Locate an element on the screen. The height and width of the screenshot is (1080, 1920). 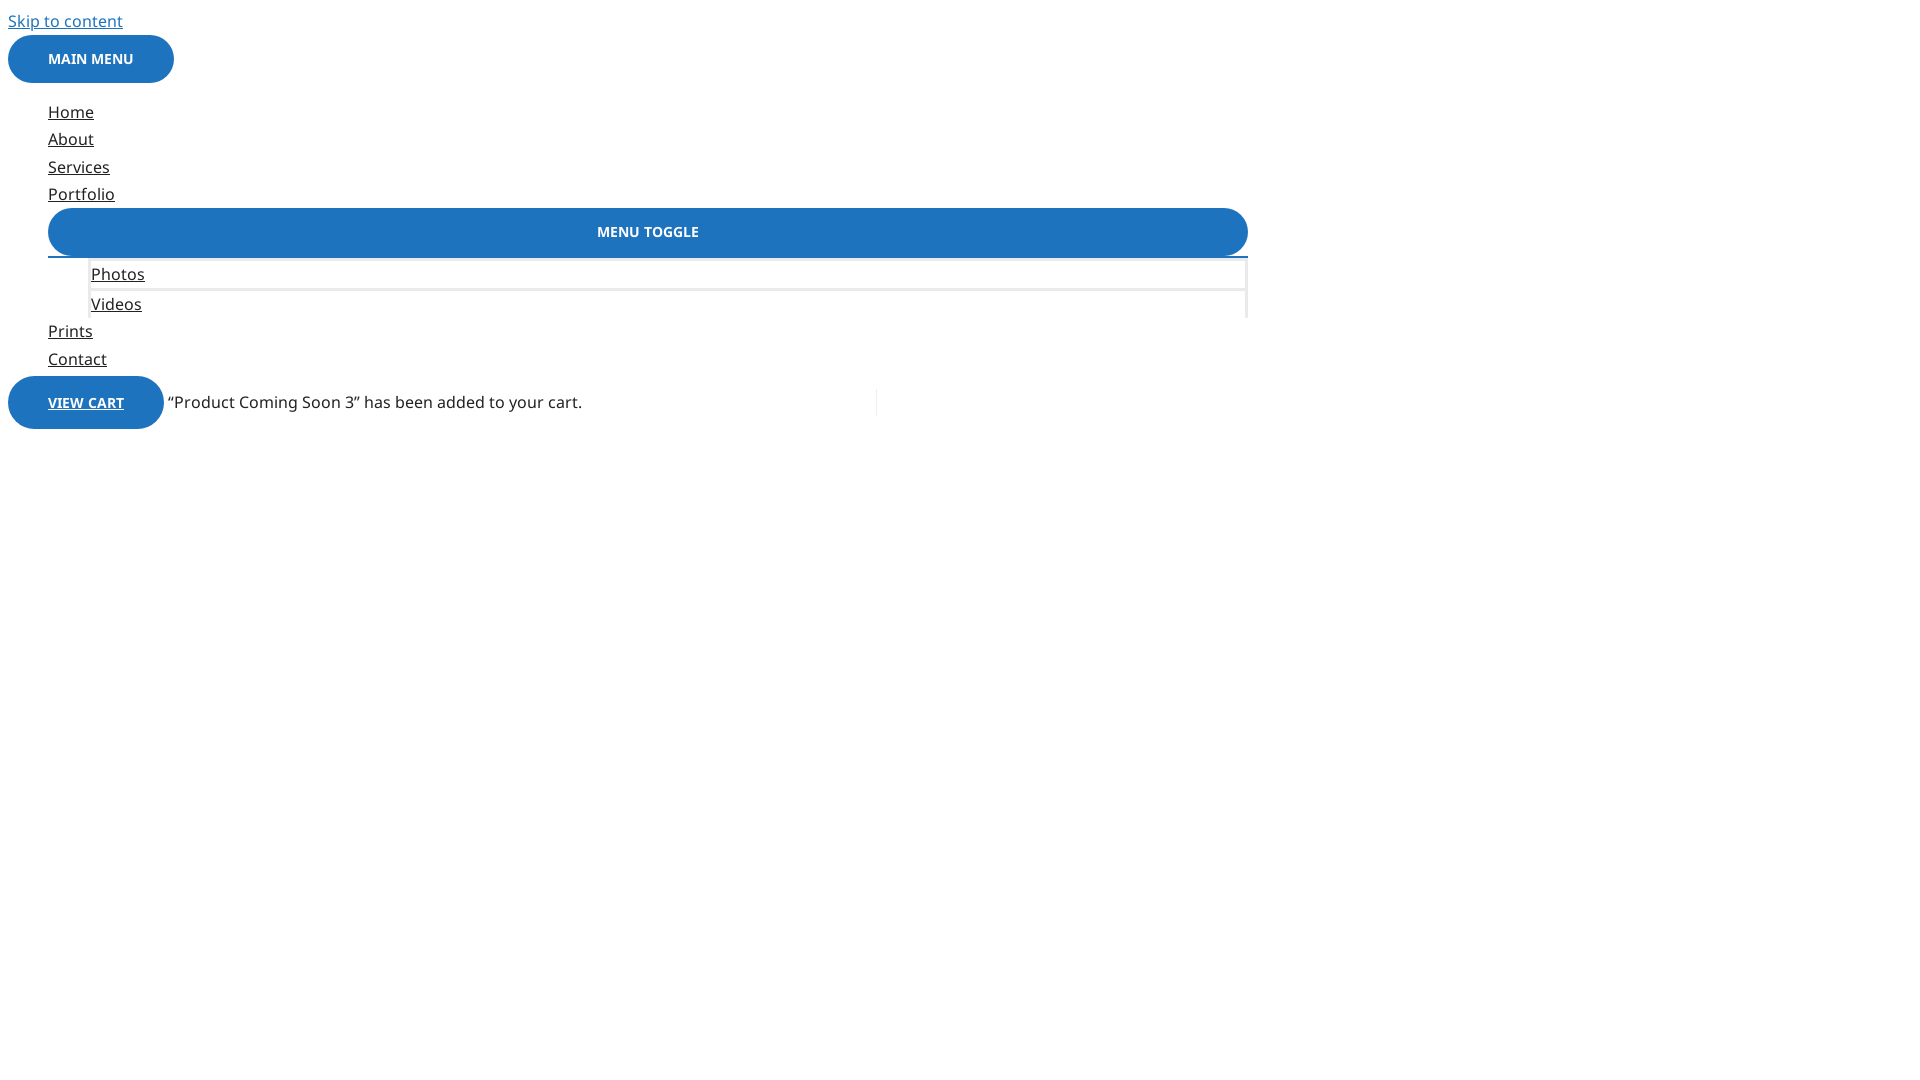
'About' is located at coordinates (648, 138).